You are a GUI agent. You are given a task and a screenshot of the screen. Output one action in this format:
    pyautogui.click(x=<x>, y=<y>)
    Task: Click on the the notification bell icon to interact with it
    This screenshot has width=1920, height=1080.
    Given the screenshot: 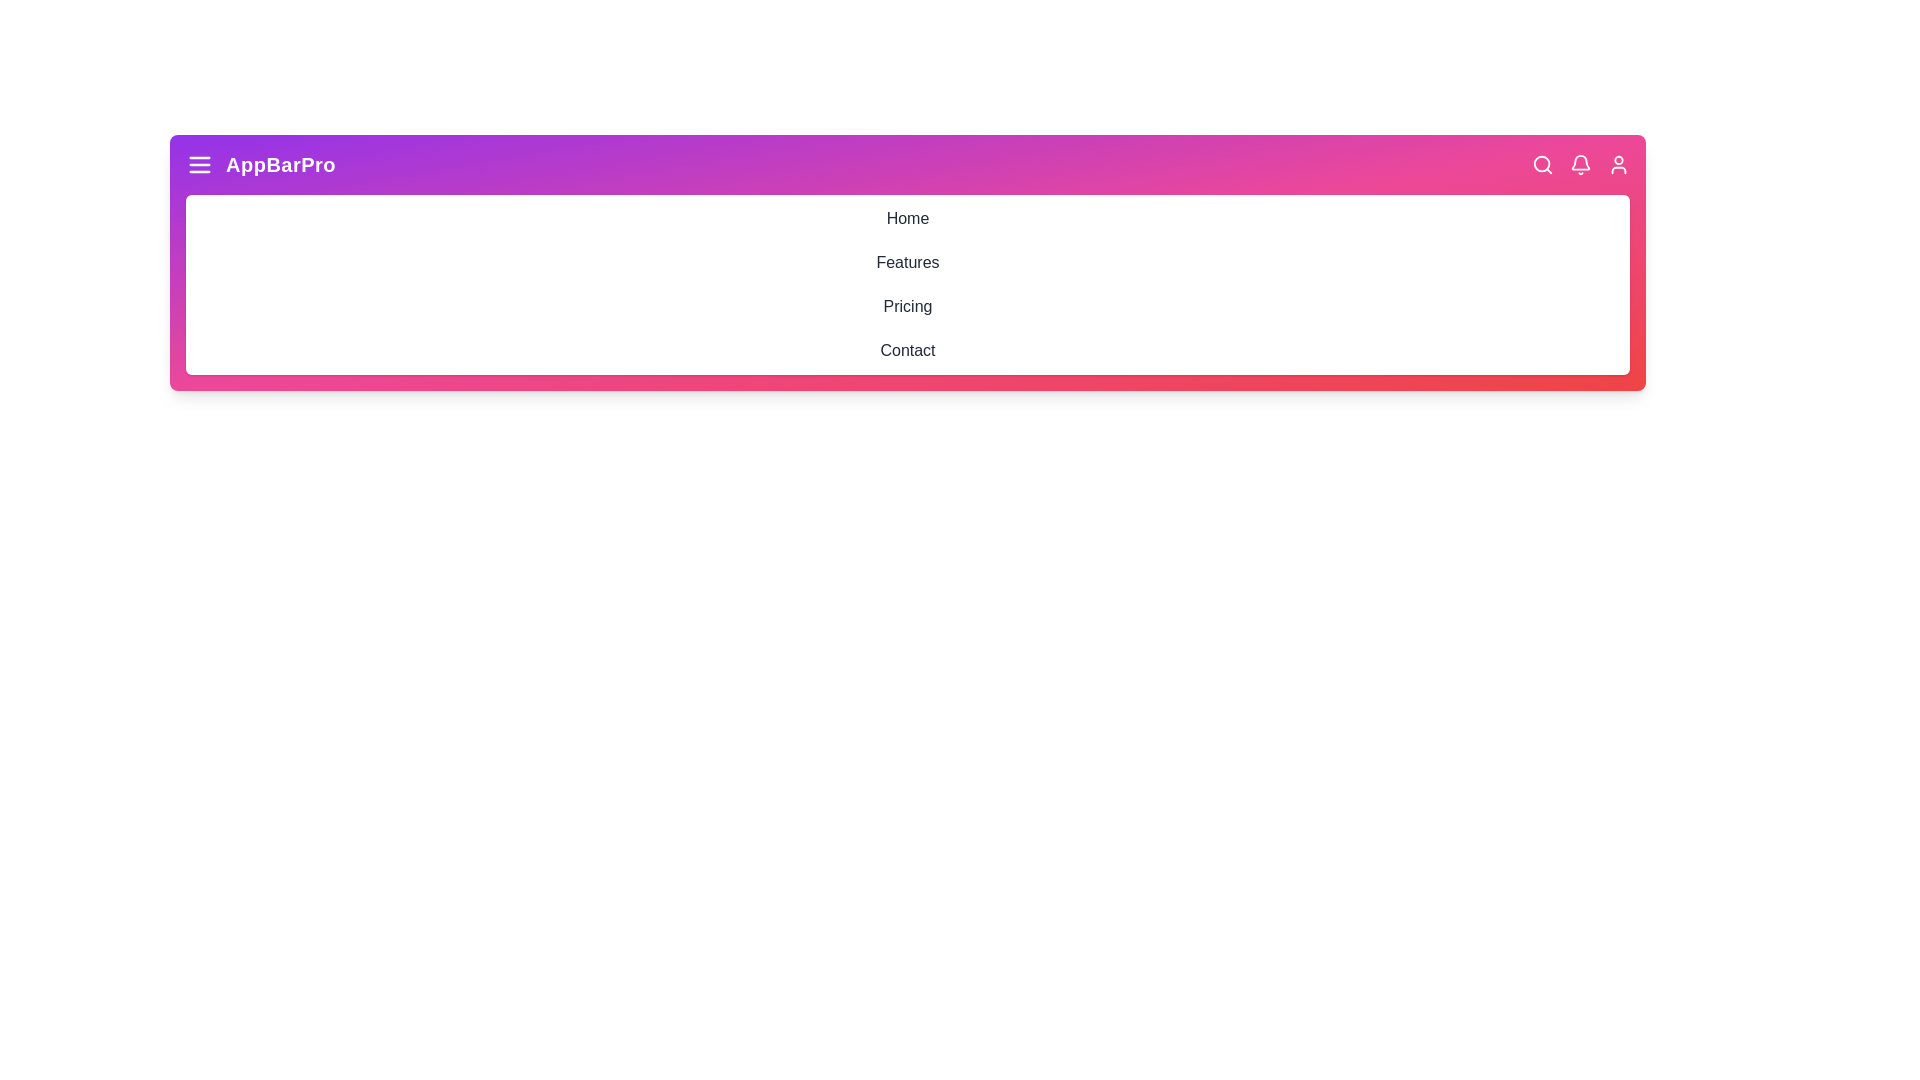 What is the action you would take?
    pyautogui.click(x=1579, y=164)
    